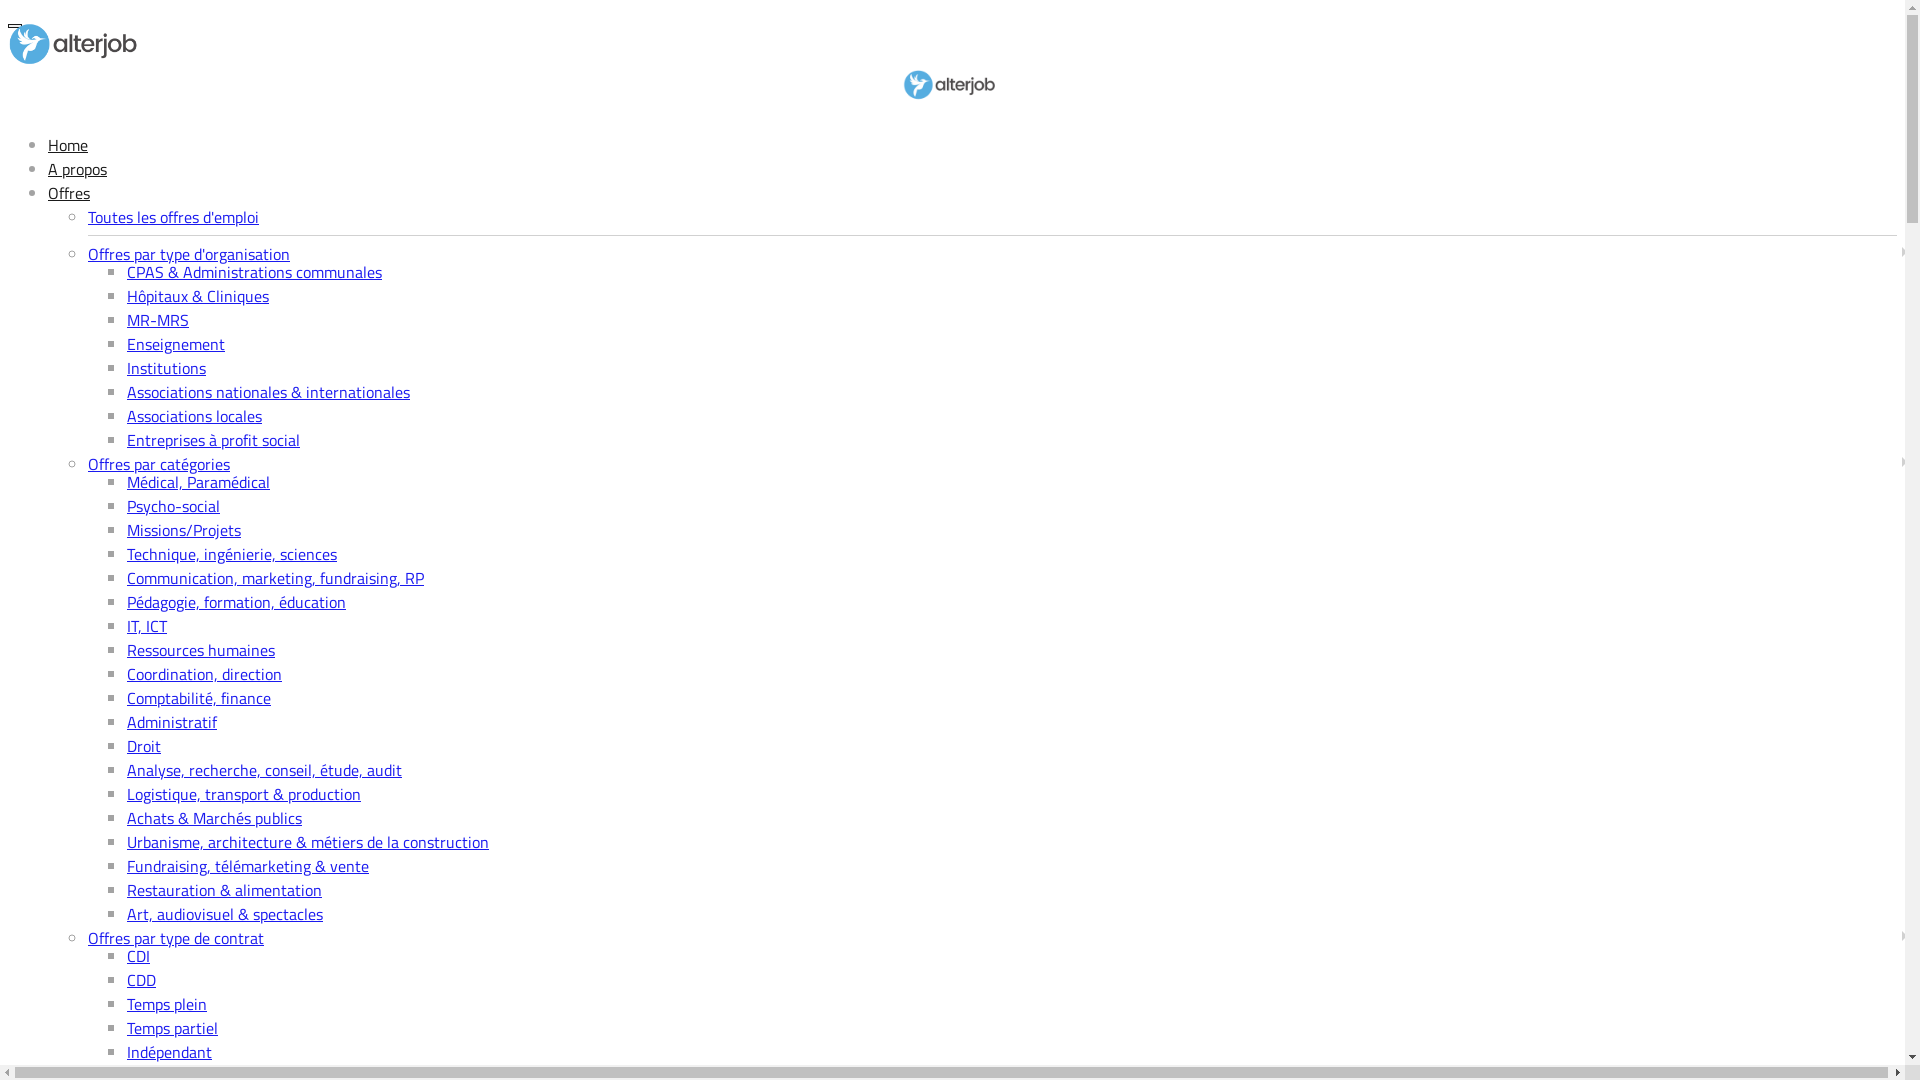 The width and height of the screenshot is (1920, 1080). I want to click on 'CPAS & Administrations communales', so click(253, 272).